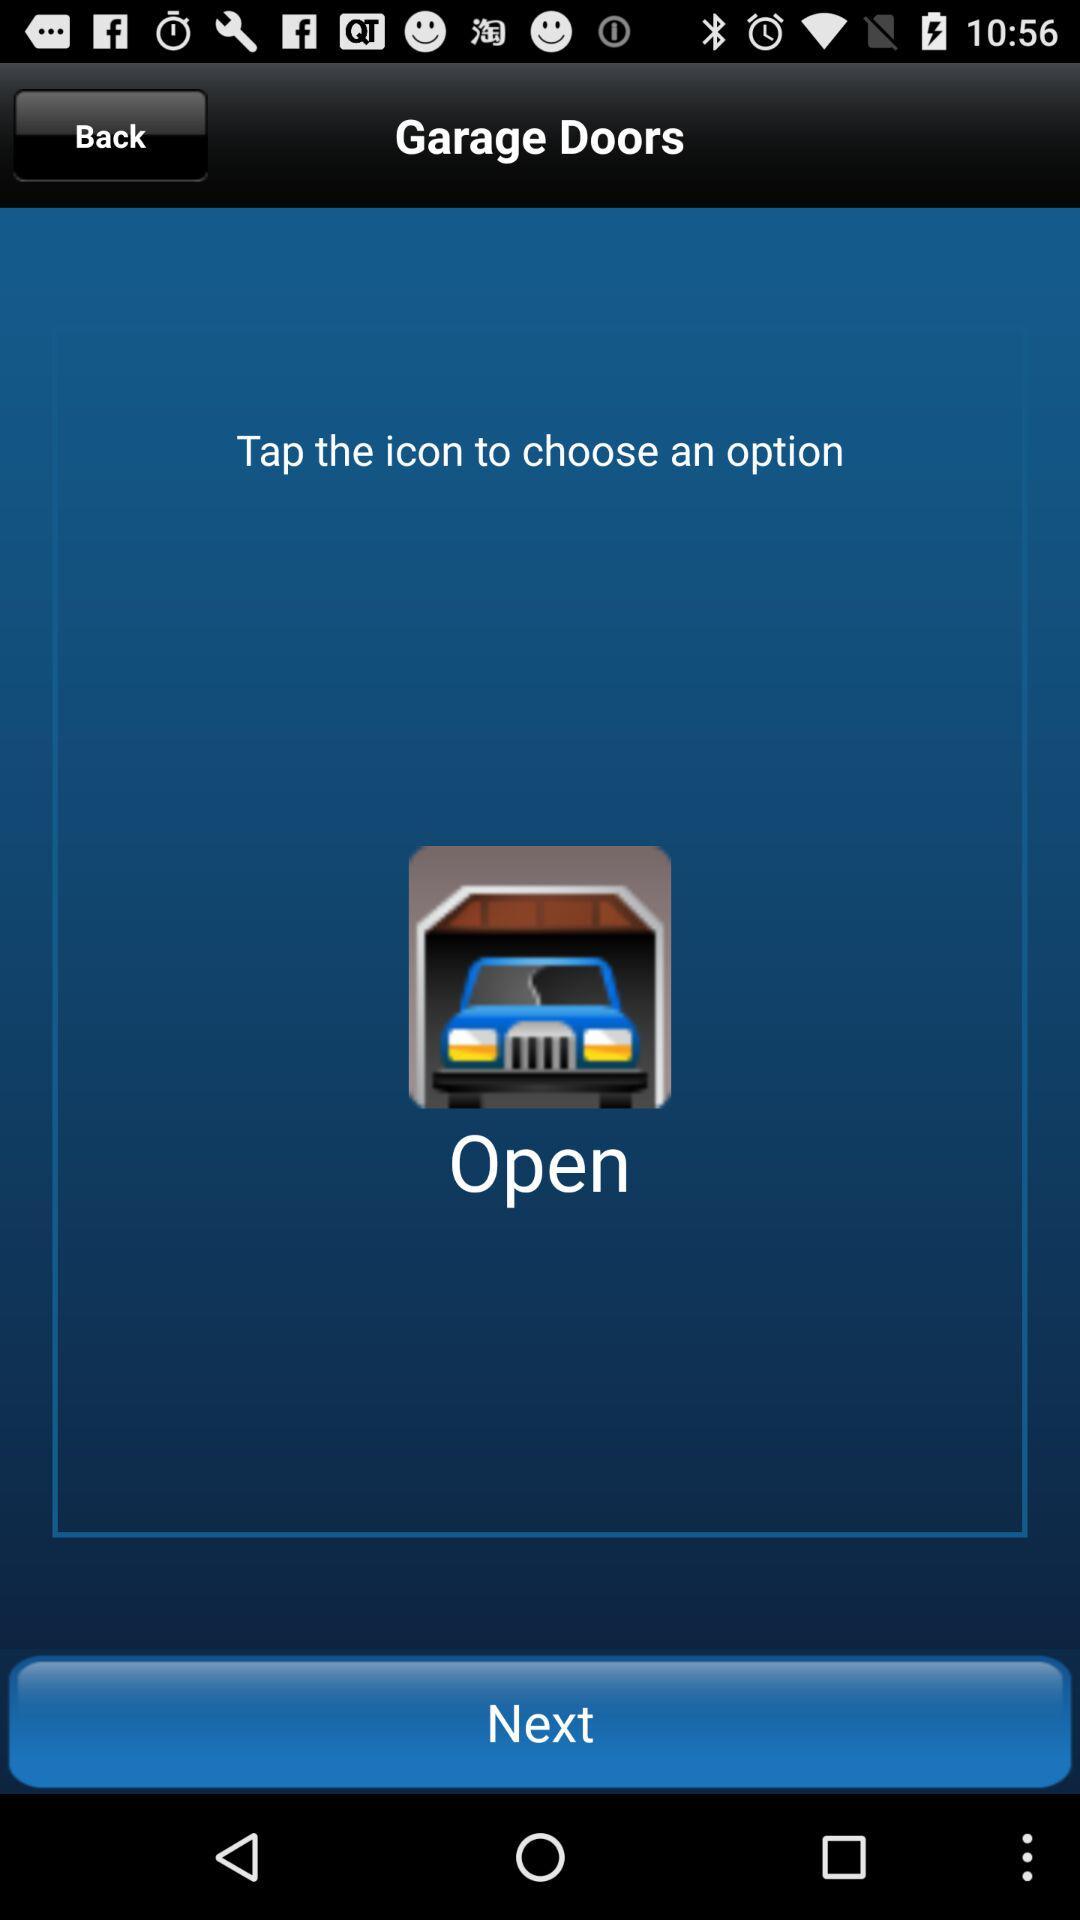 The width and height of the screenshot is (1080, 1920). I want to click on app below the tap the icon, so click(540, 977).